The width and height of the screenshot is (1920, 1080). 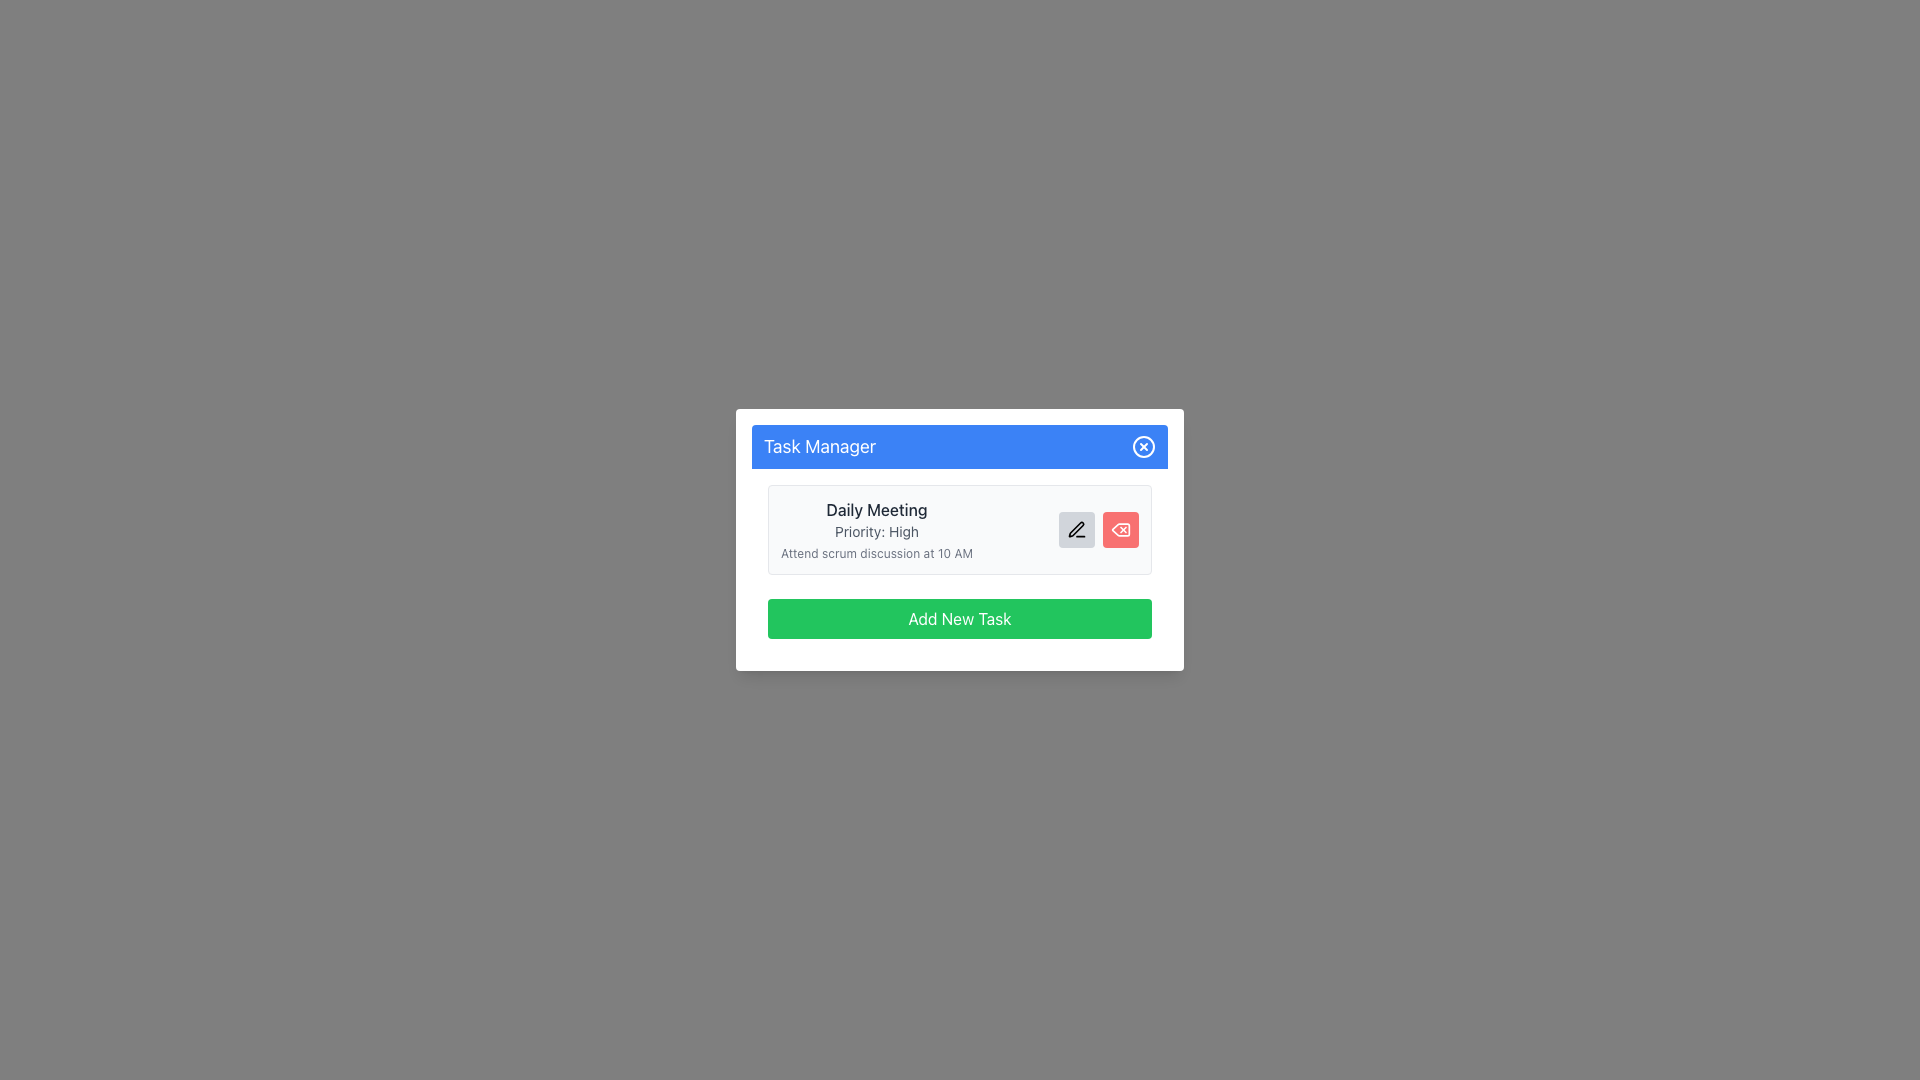 What do you see at coordinates (877, 531) in the screenshot?
I see `the text label displaying 'Priority: High' which is styled in gray and positioned below the 'Daily Meeting' heading within a card interface` at bounding box center [877, 531].